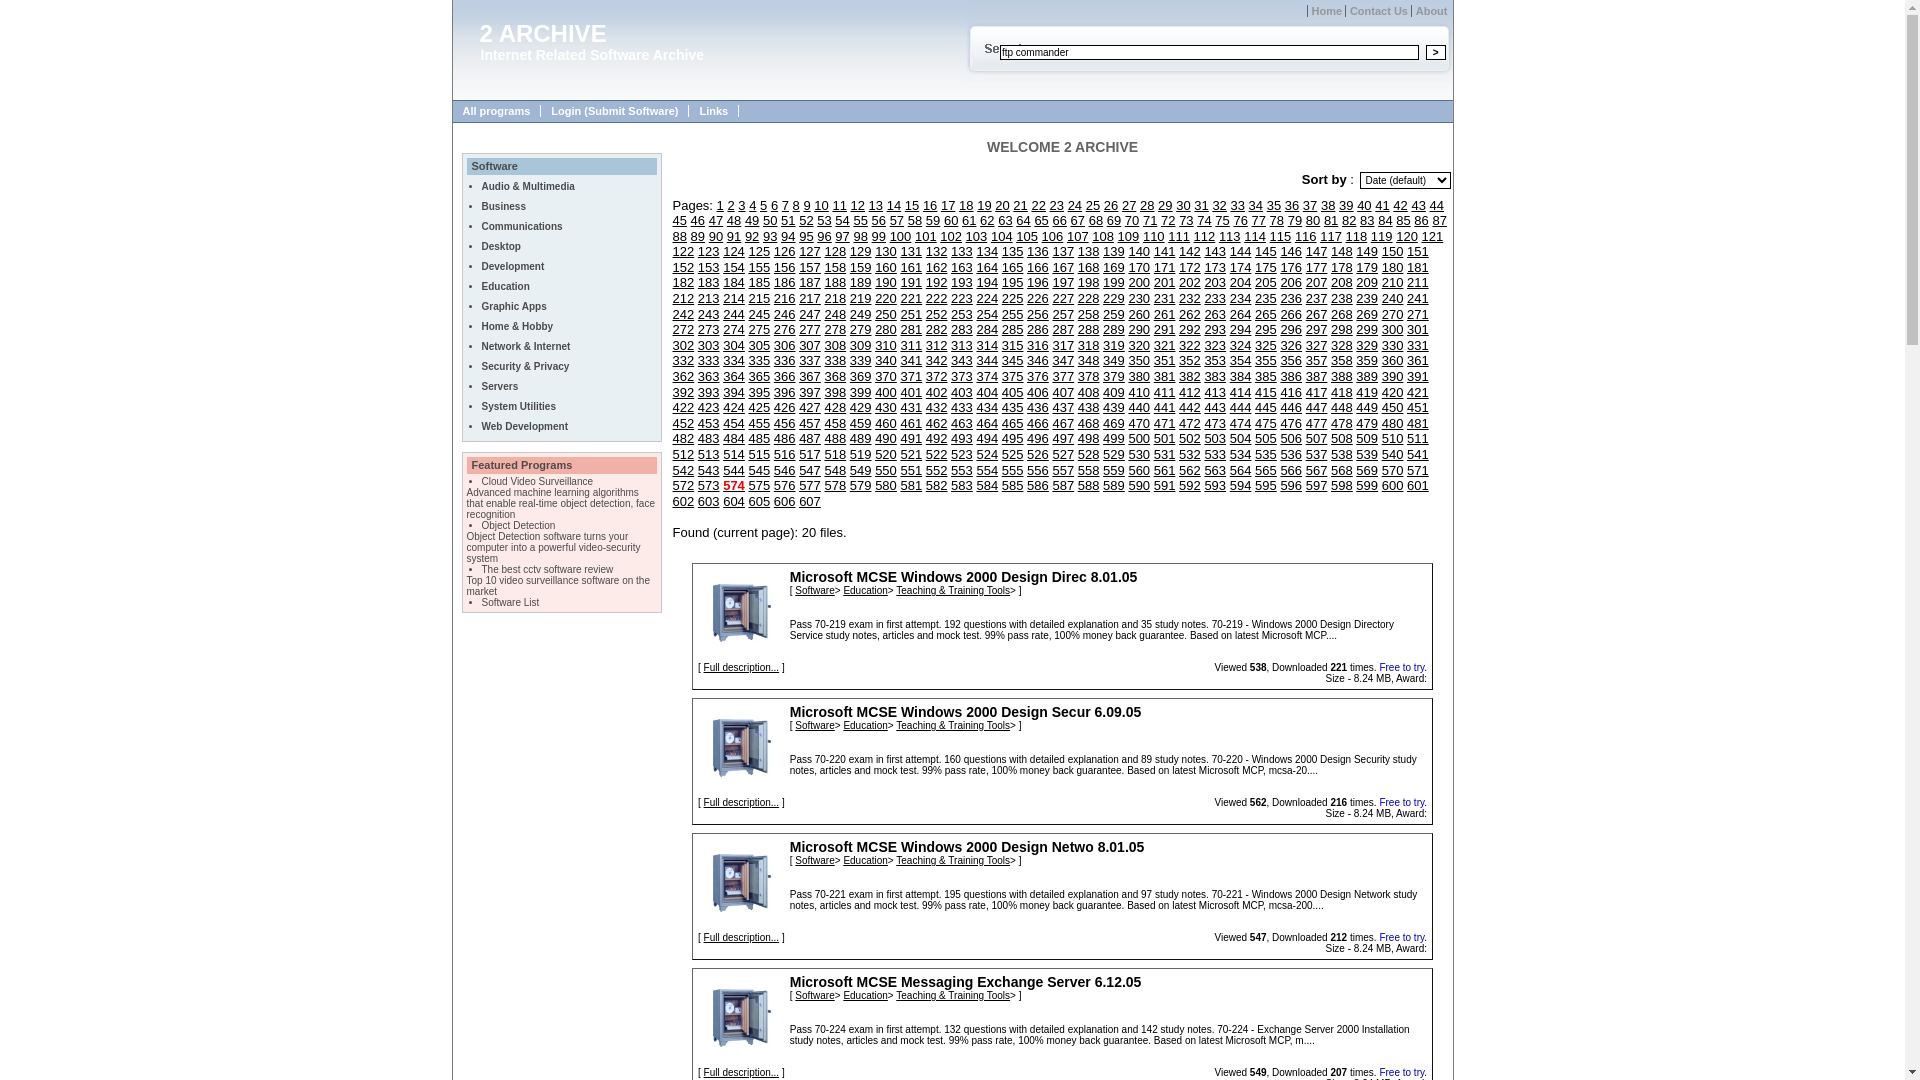 The image size is (1920, 1080). What do you see at coordinates (1366, 485) in the screenshot?
I see `'599'` at bounding box center [1366, 485].